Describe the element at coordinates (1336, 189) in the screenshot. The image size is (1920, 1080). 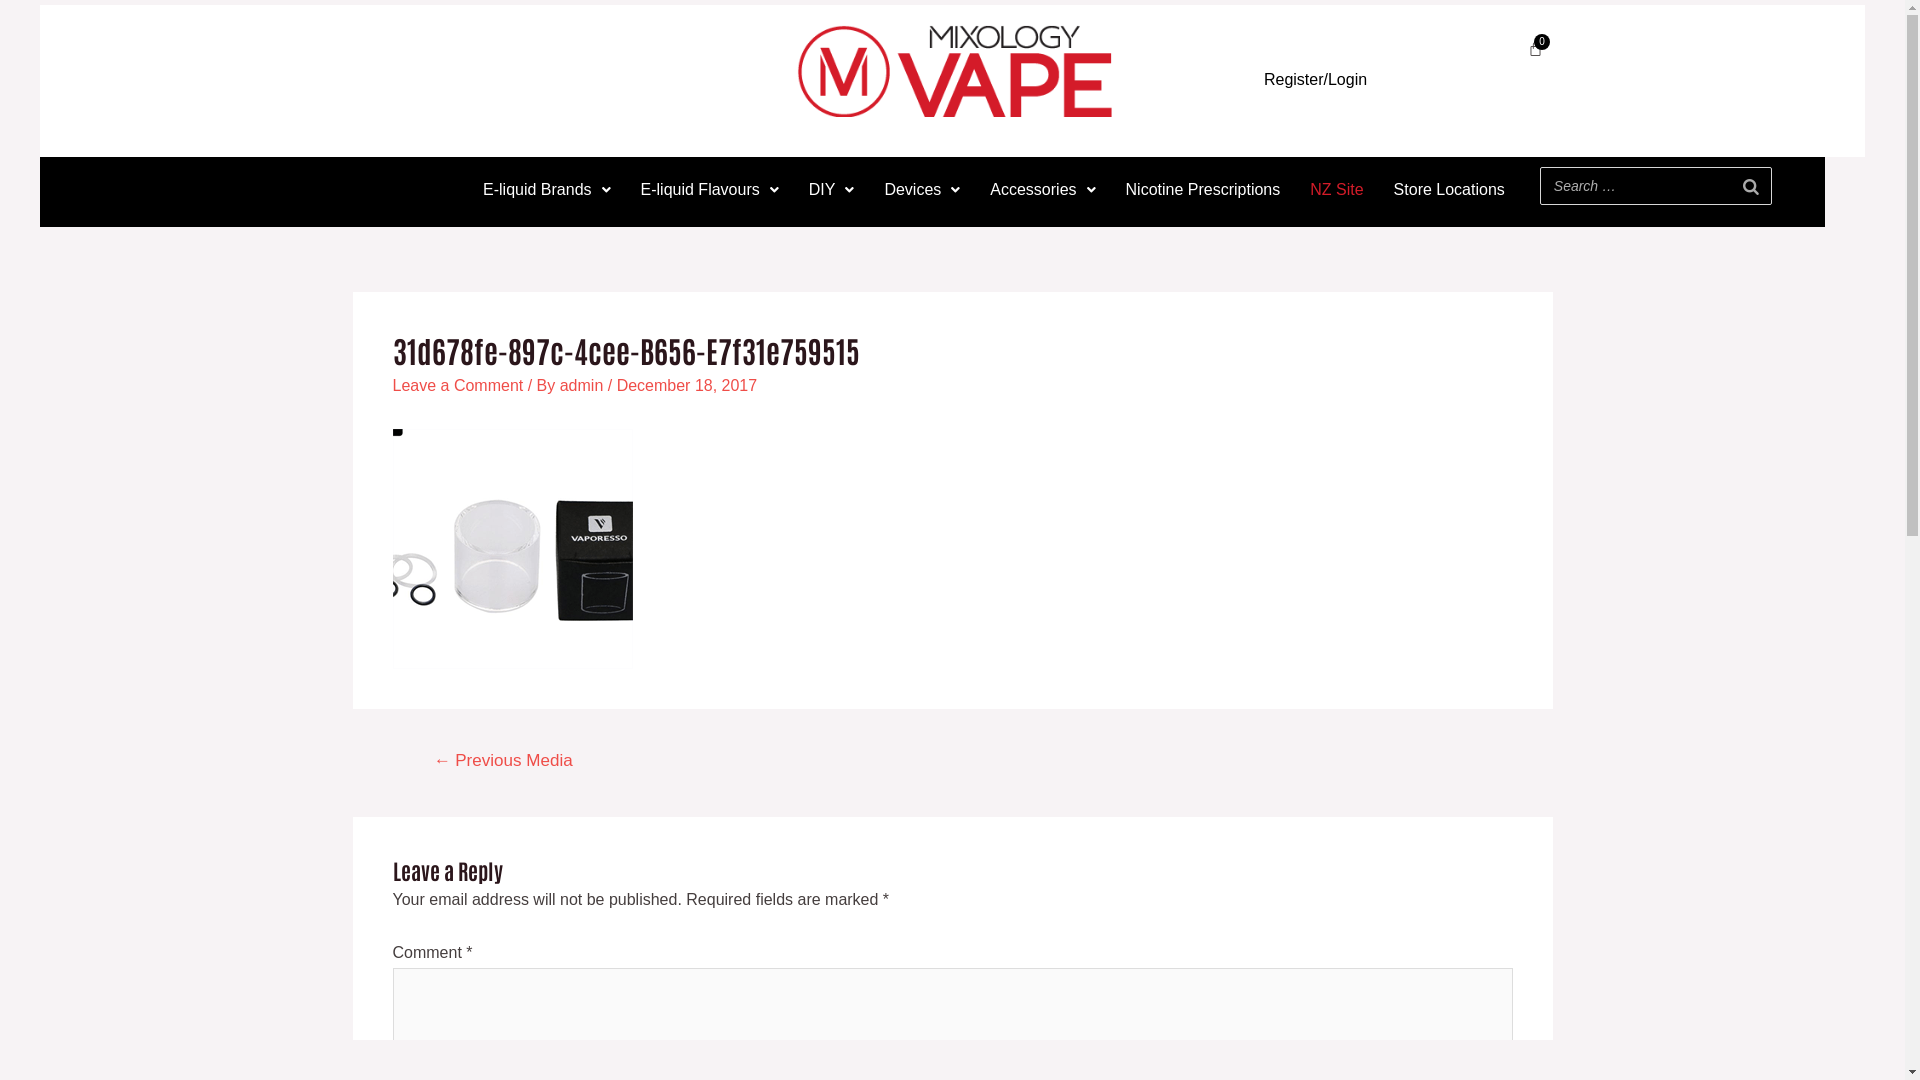
I see `'NZ Site'` at that location.